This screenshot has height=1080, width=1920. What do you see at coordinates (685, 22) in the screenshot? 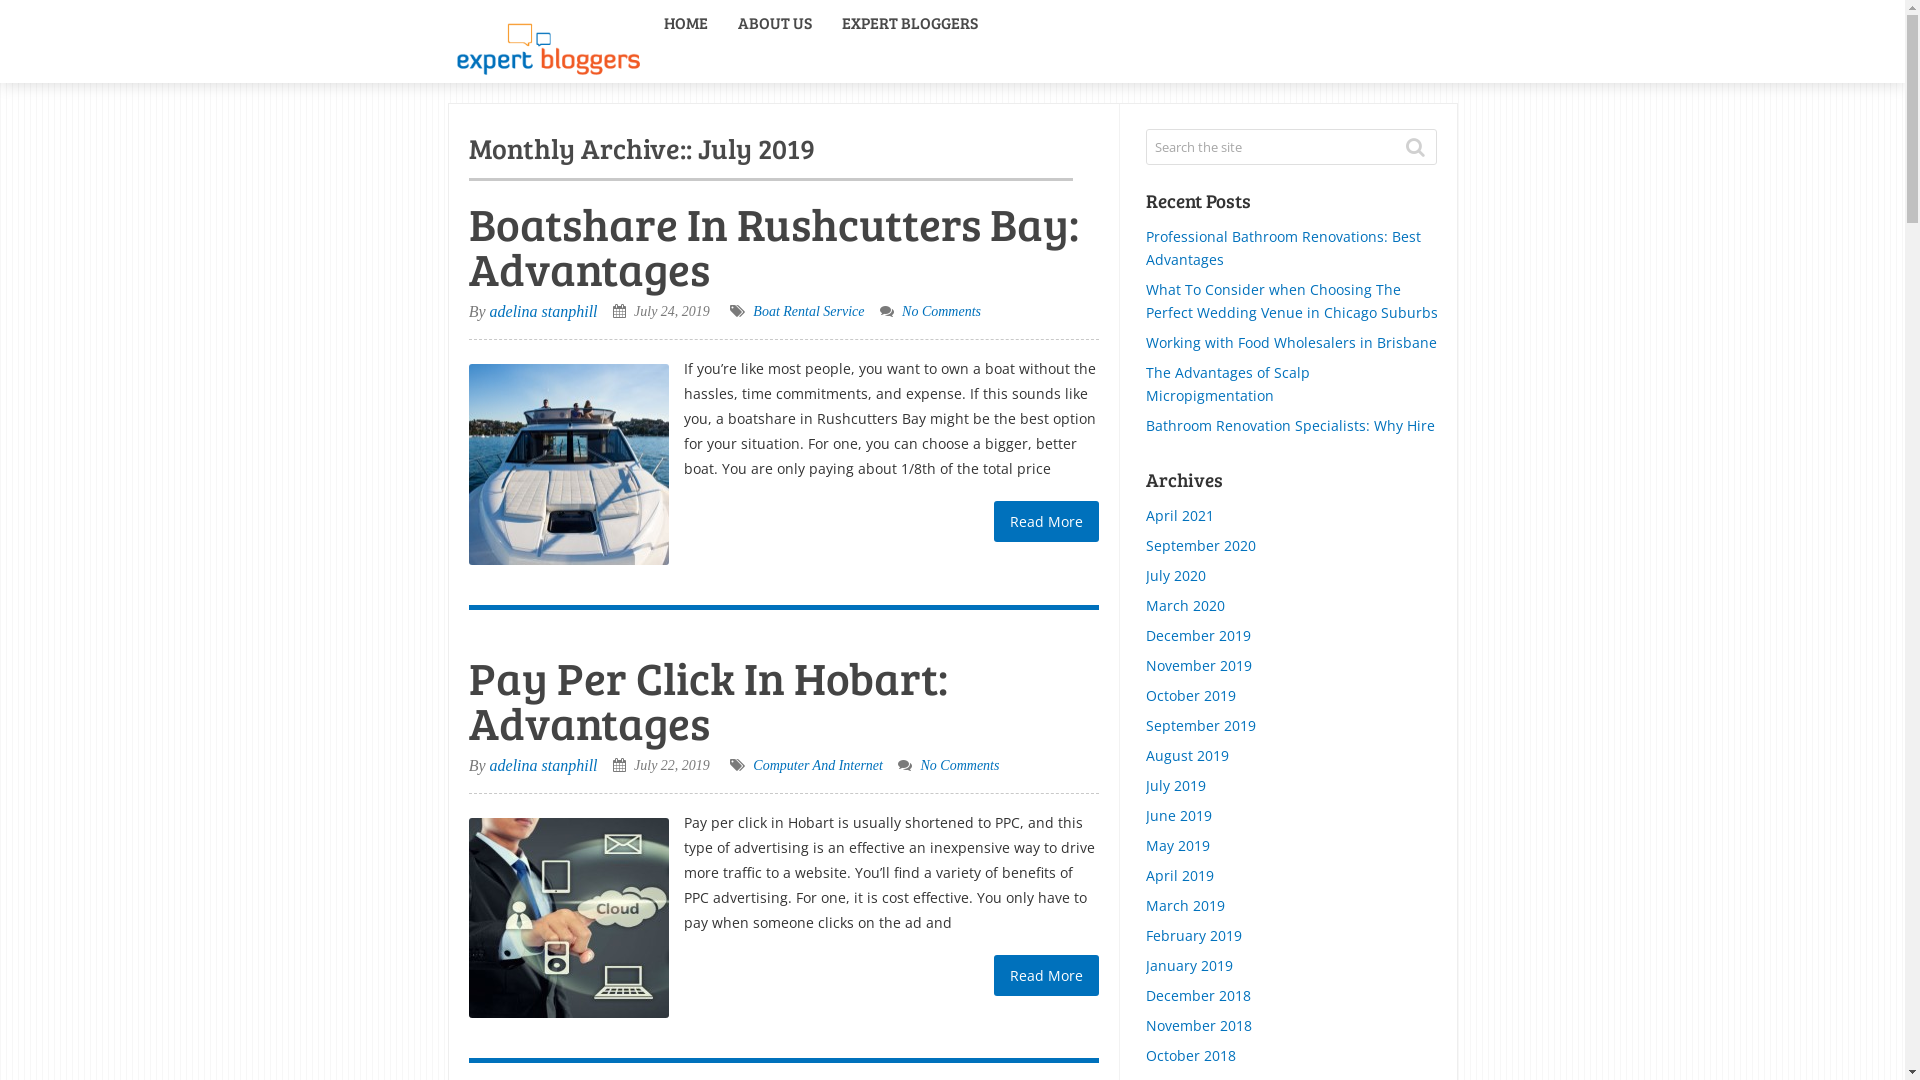
I see `'HOME'` at bounding box center [685, 22].